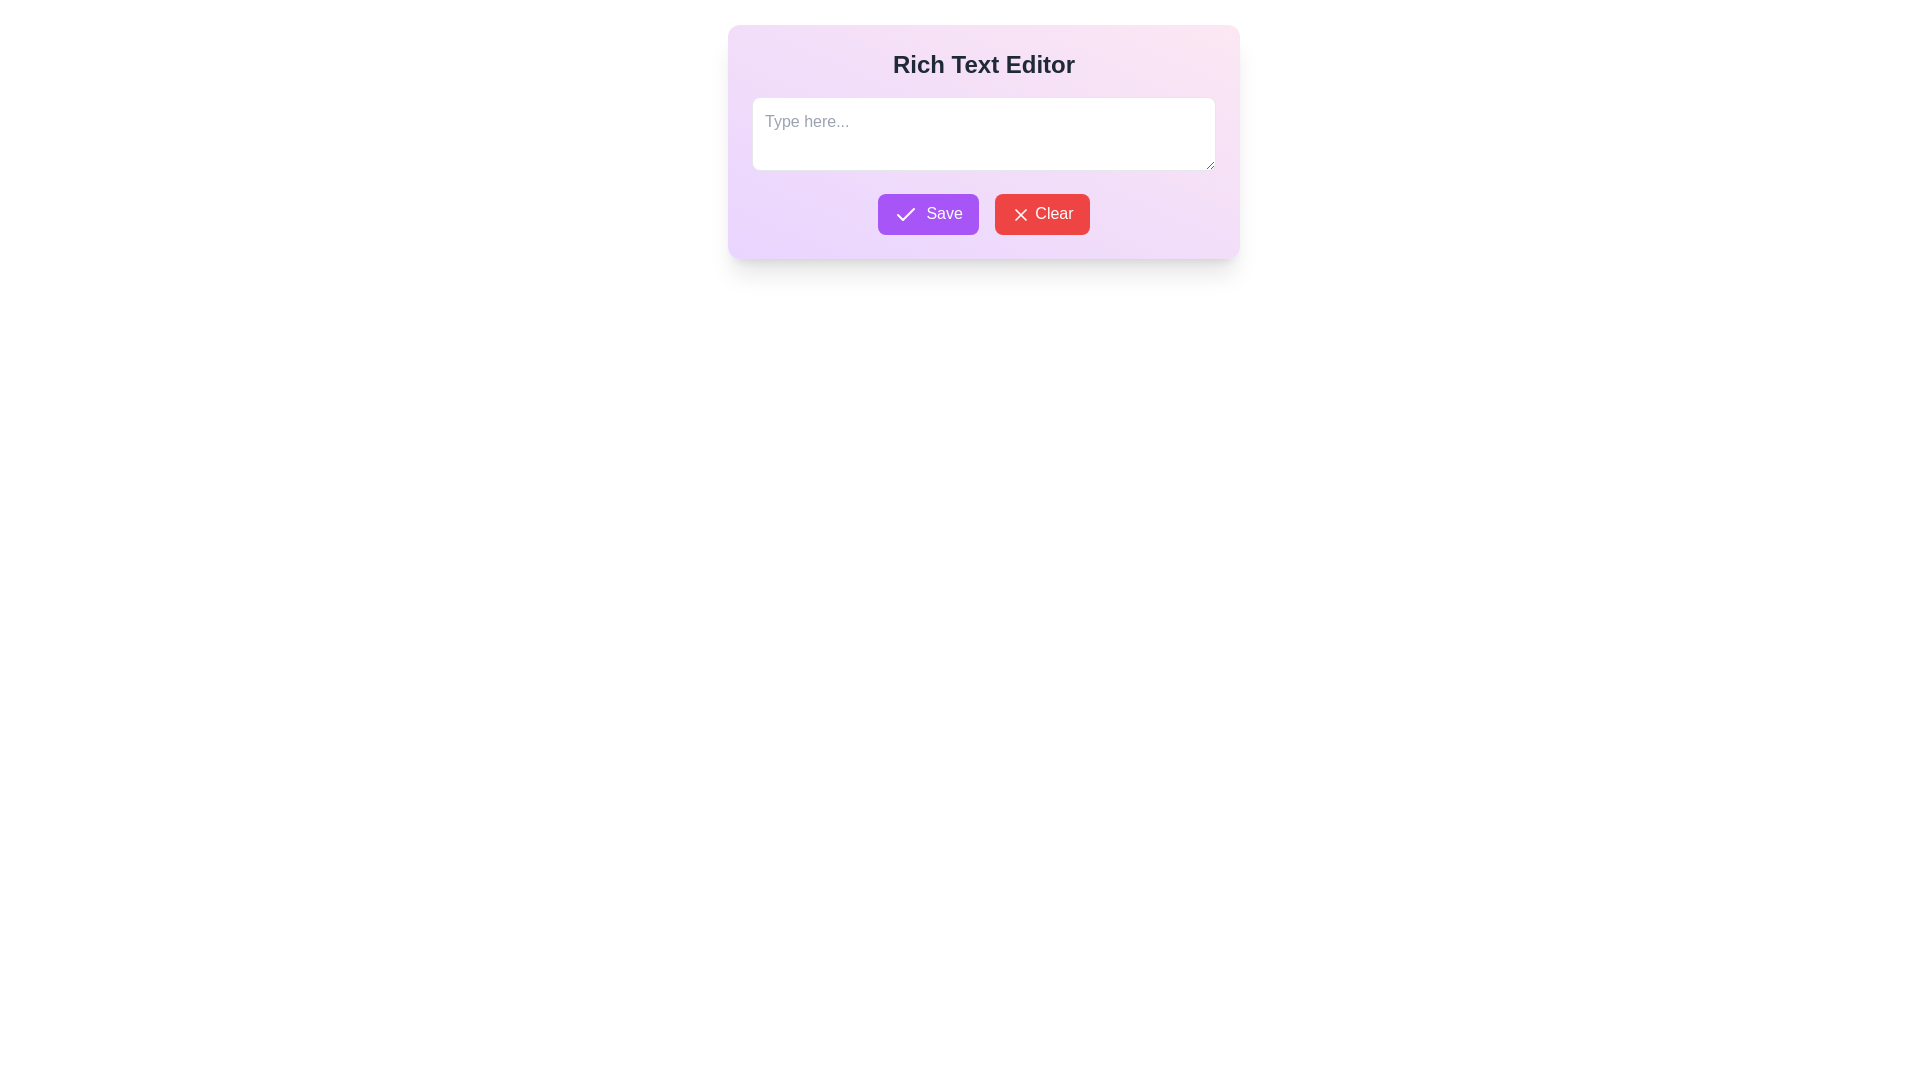 This screenshot has width=1920, height=1080. I want to click on the 'Clear' button, which is the second button in a horizontal group below the text input field, so click(1041, 214).